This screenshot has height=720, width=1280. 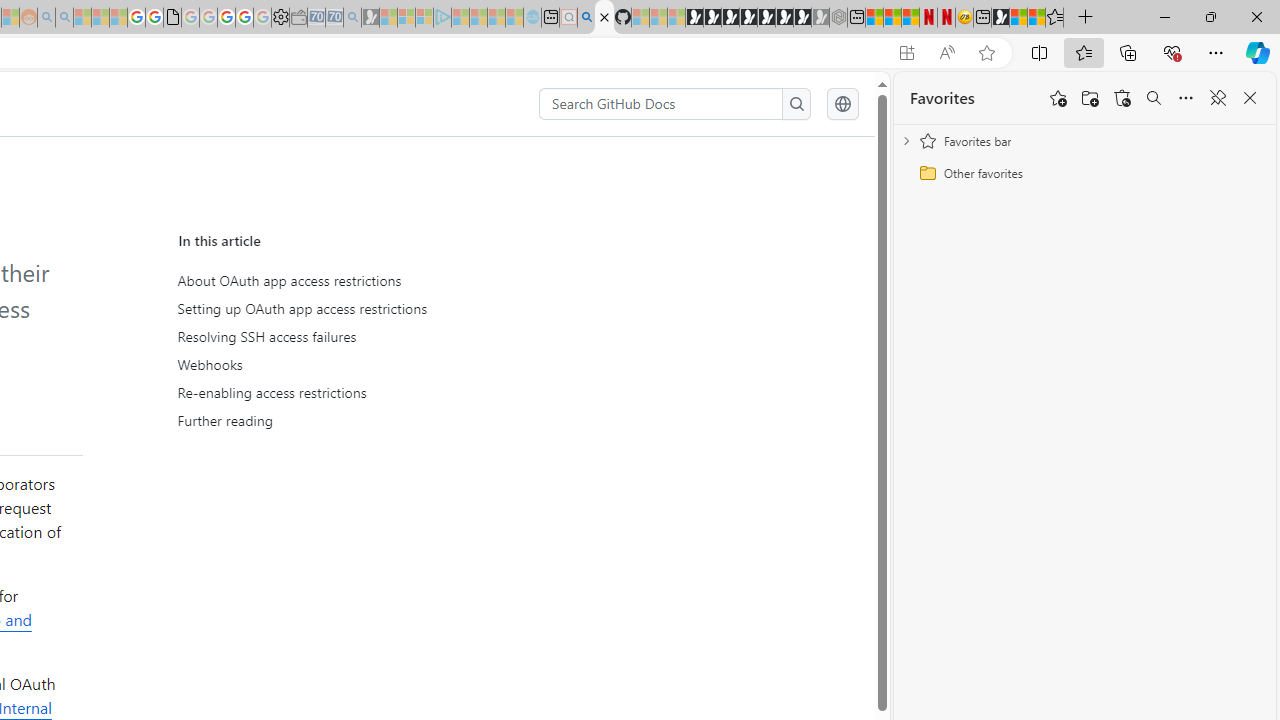 I want to click on 'App available. Install GitHub Docs', so click(x=905, y=52).